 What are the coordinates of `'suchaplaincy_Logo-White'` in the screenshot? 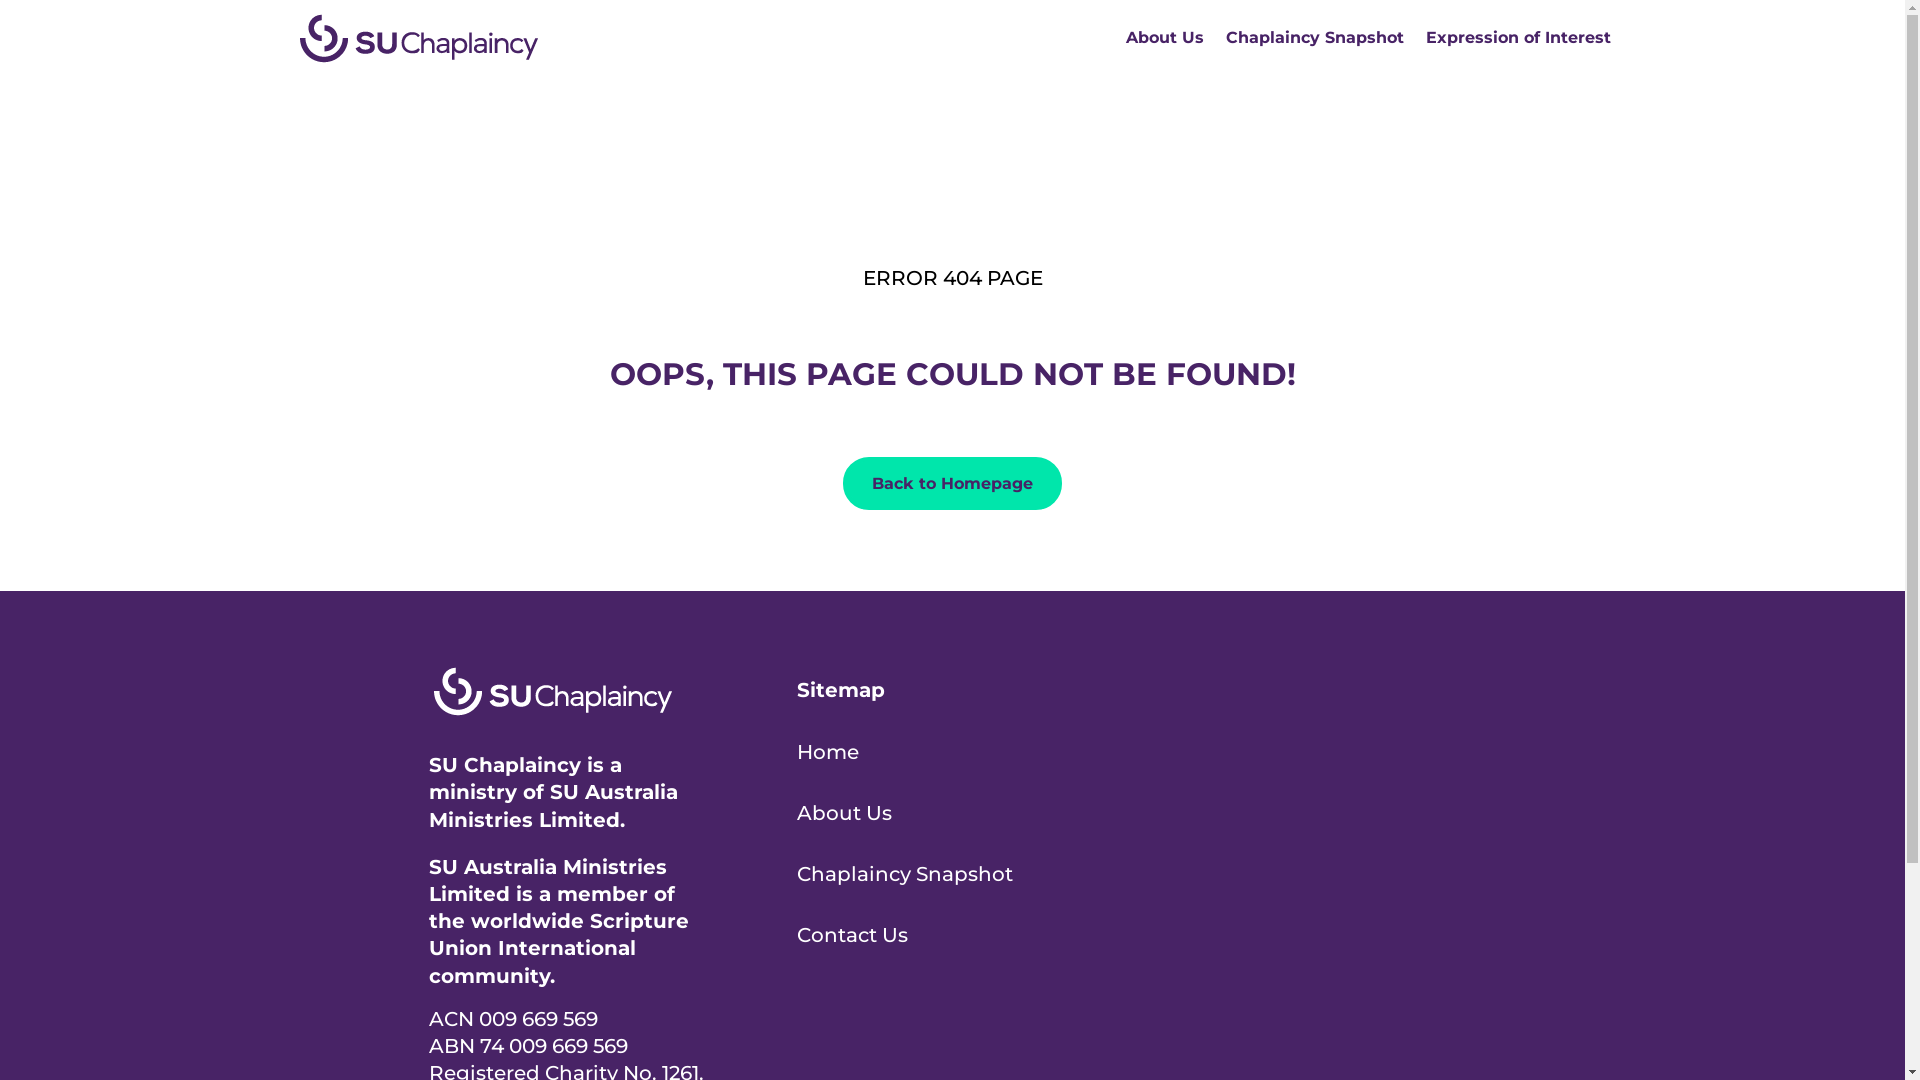 It's located at (552, 690).